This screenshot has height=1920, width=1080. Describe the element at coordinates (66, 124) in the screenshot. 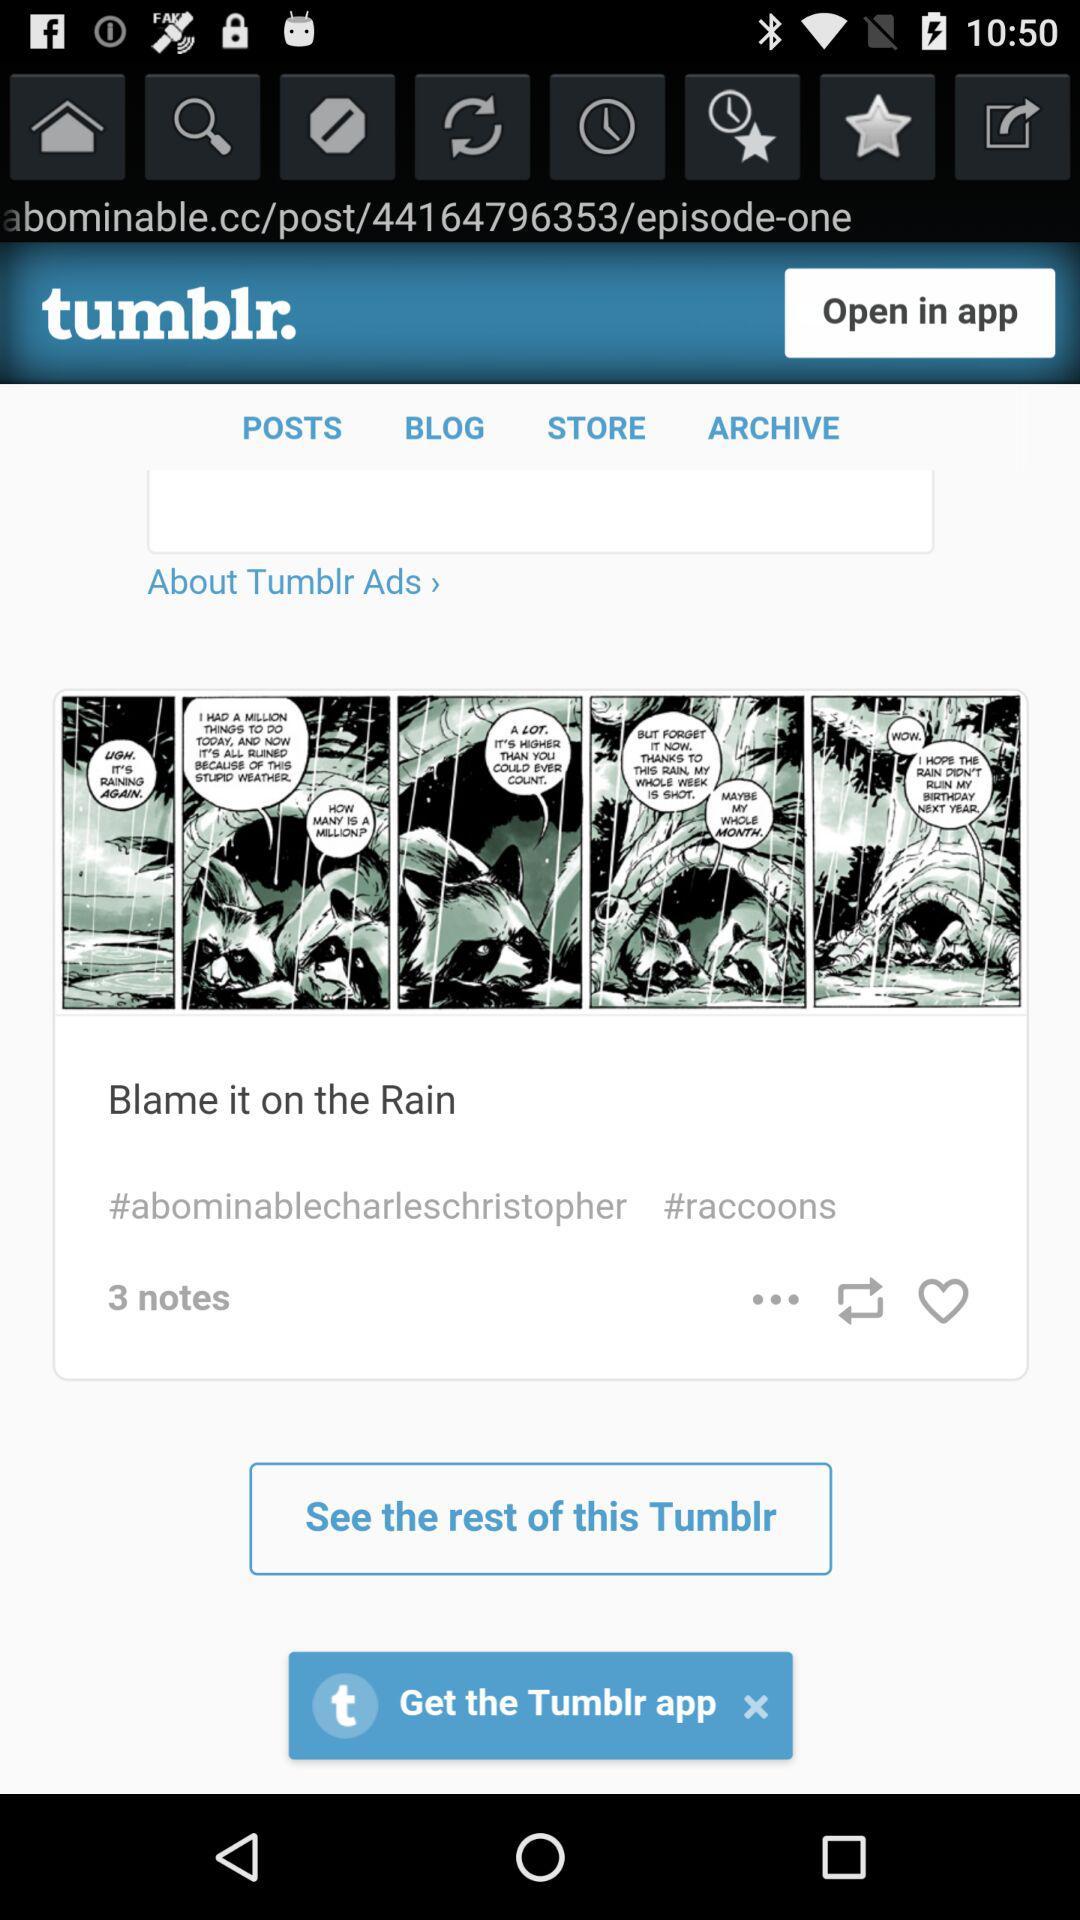

I see `home page` at that location.